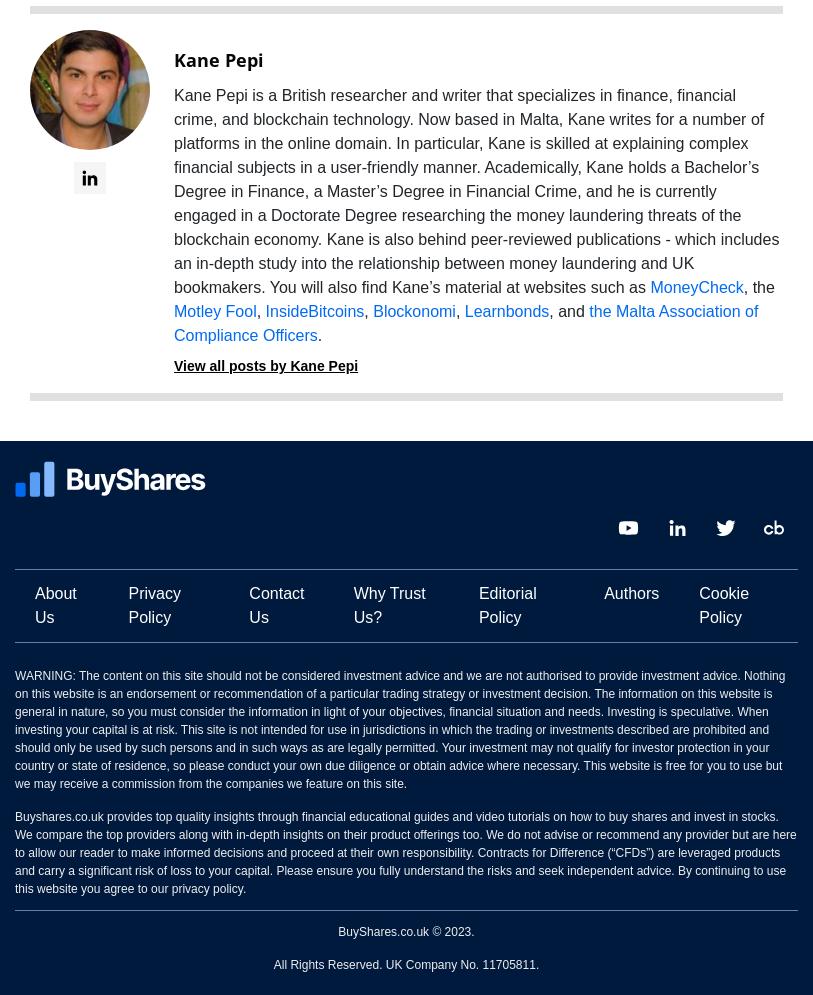  I want to click on 'BuyShares.co.uk © 2023.', so click(405, 932).